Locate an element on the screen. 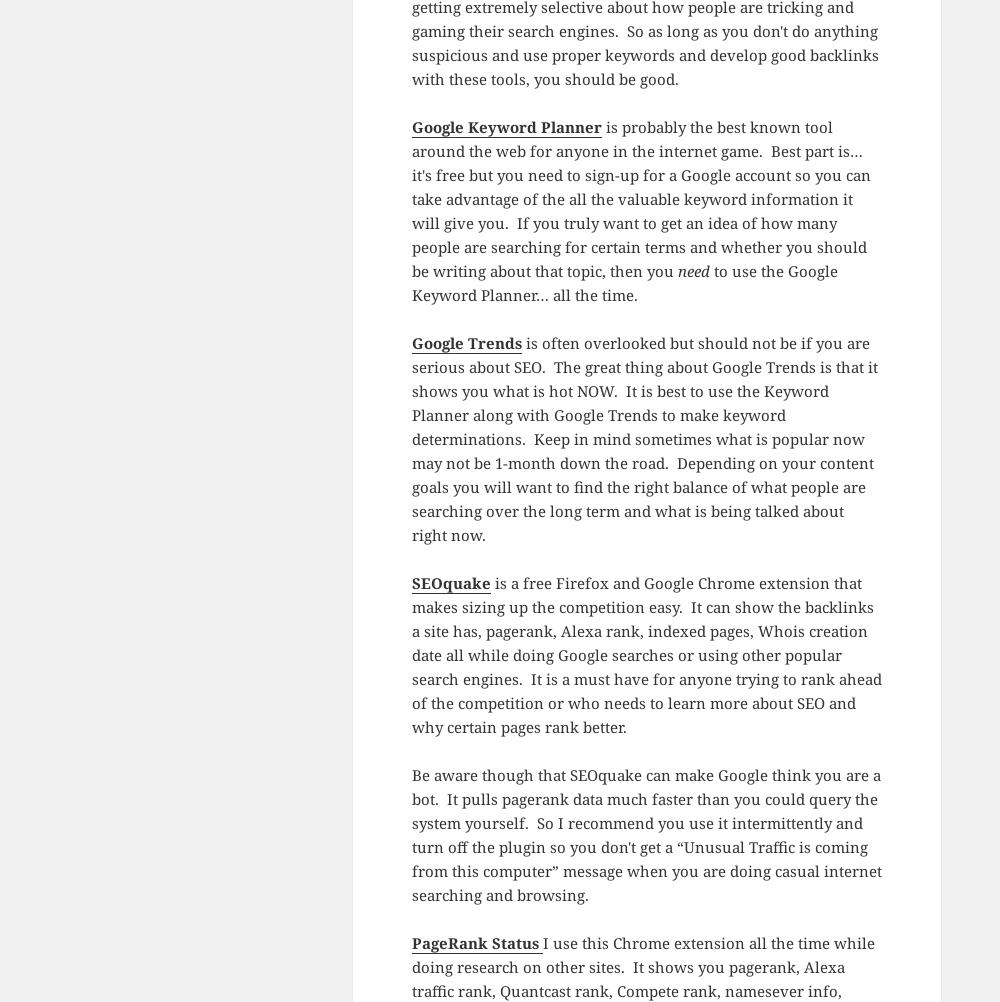 The width and height of the screenshot is (1000, 1002). 'need' is located at coordinates (692, 270).